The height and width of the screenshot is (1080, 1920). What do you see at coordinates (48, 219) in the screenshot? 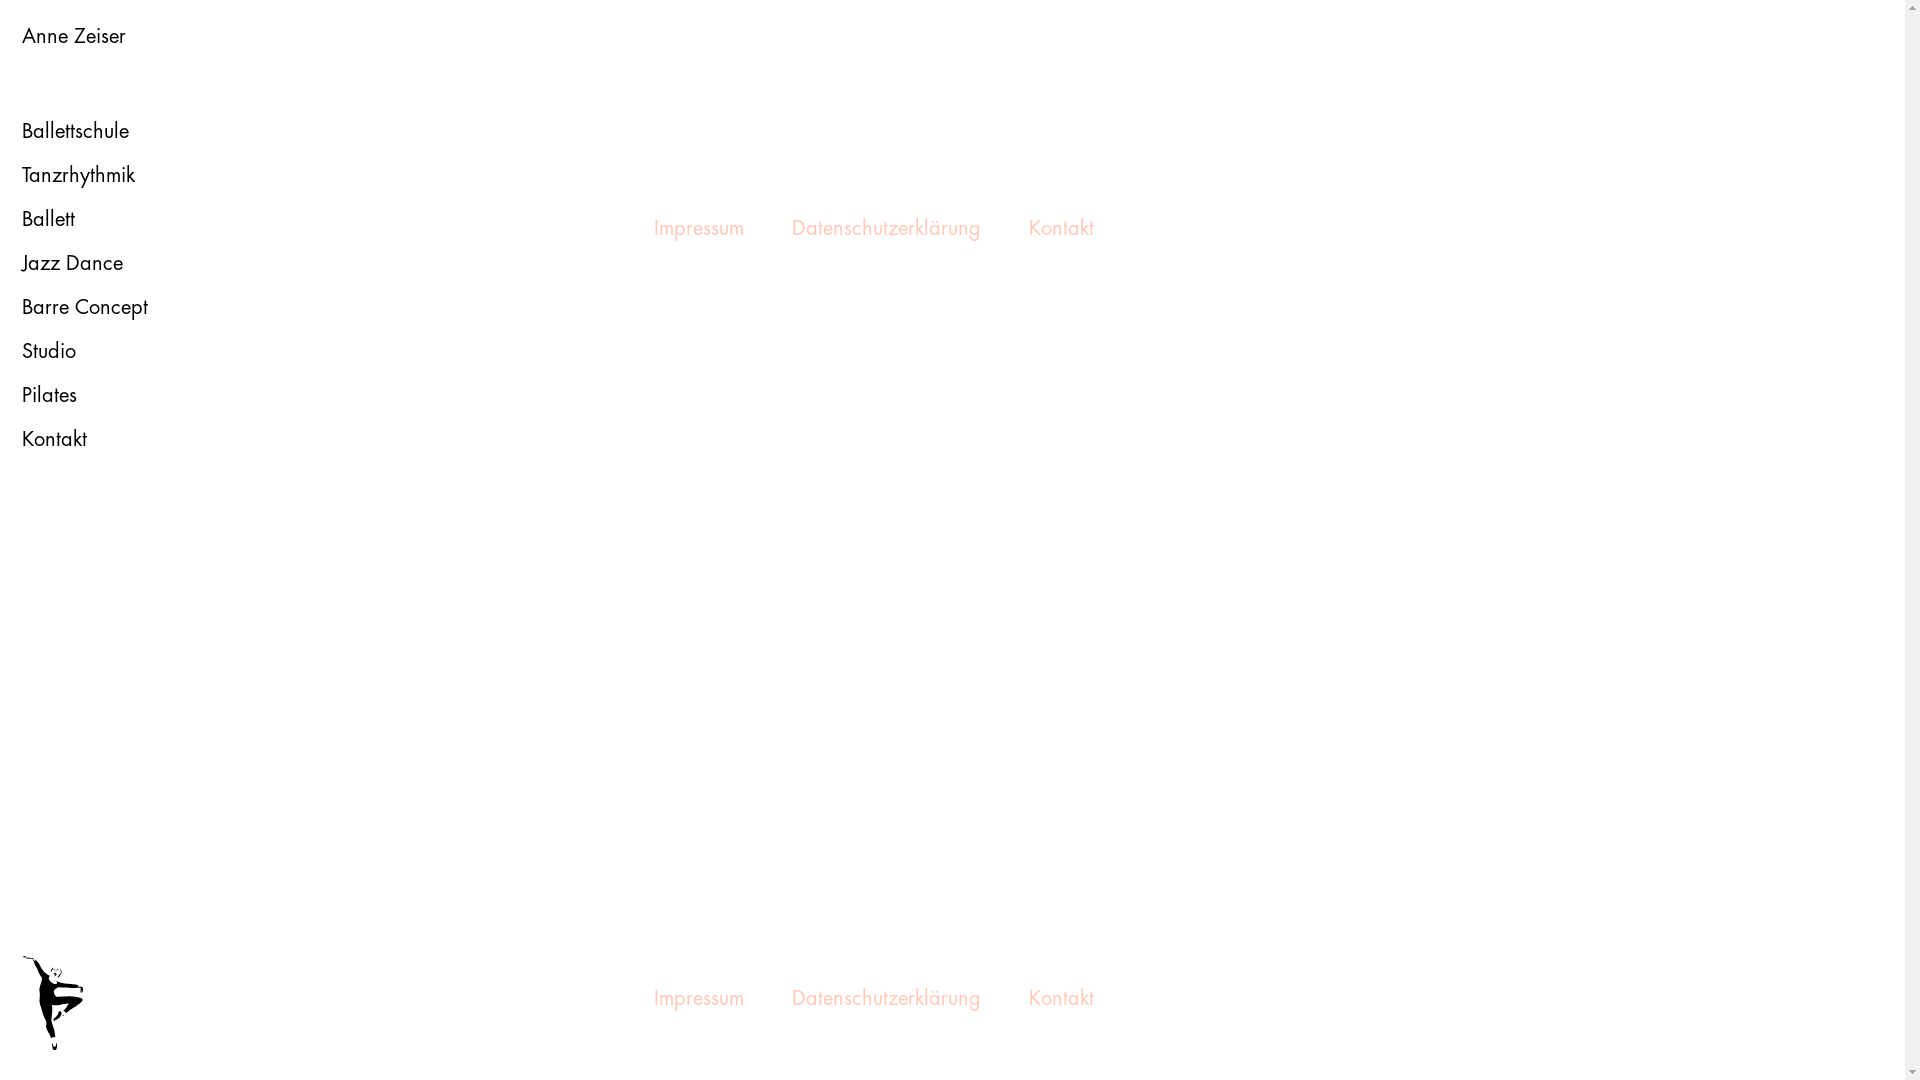
I see `'Ballett'` at bounding box center [48, 219].